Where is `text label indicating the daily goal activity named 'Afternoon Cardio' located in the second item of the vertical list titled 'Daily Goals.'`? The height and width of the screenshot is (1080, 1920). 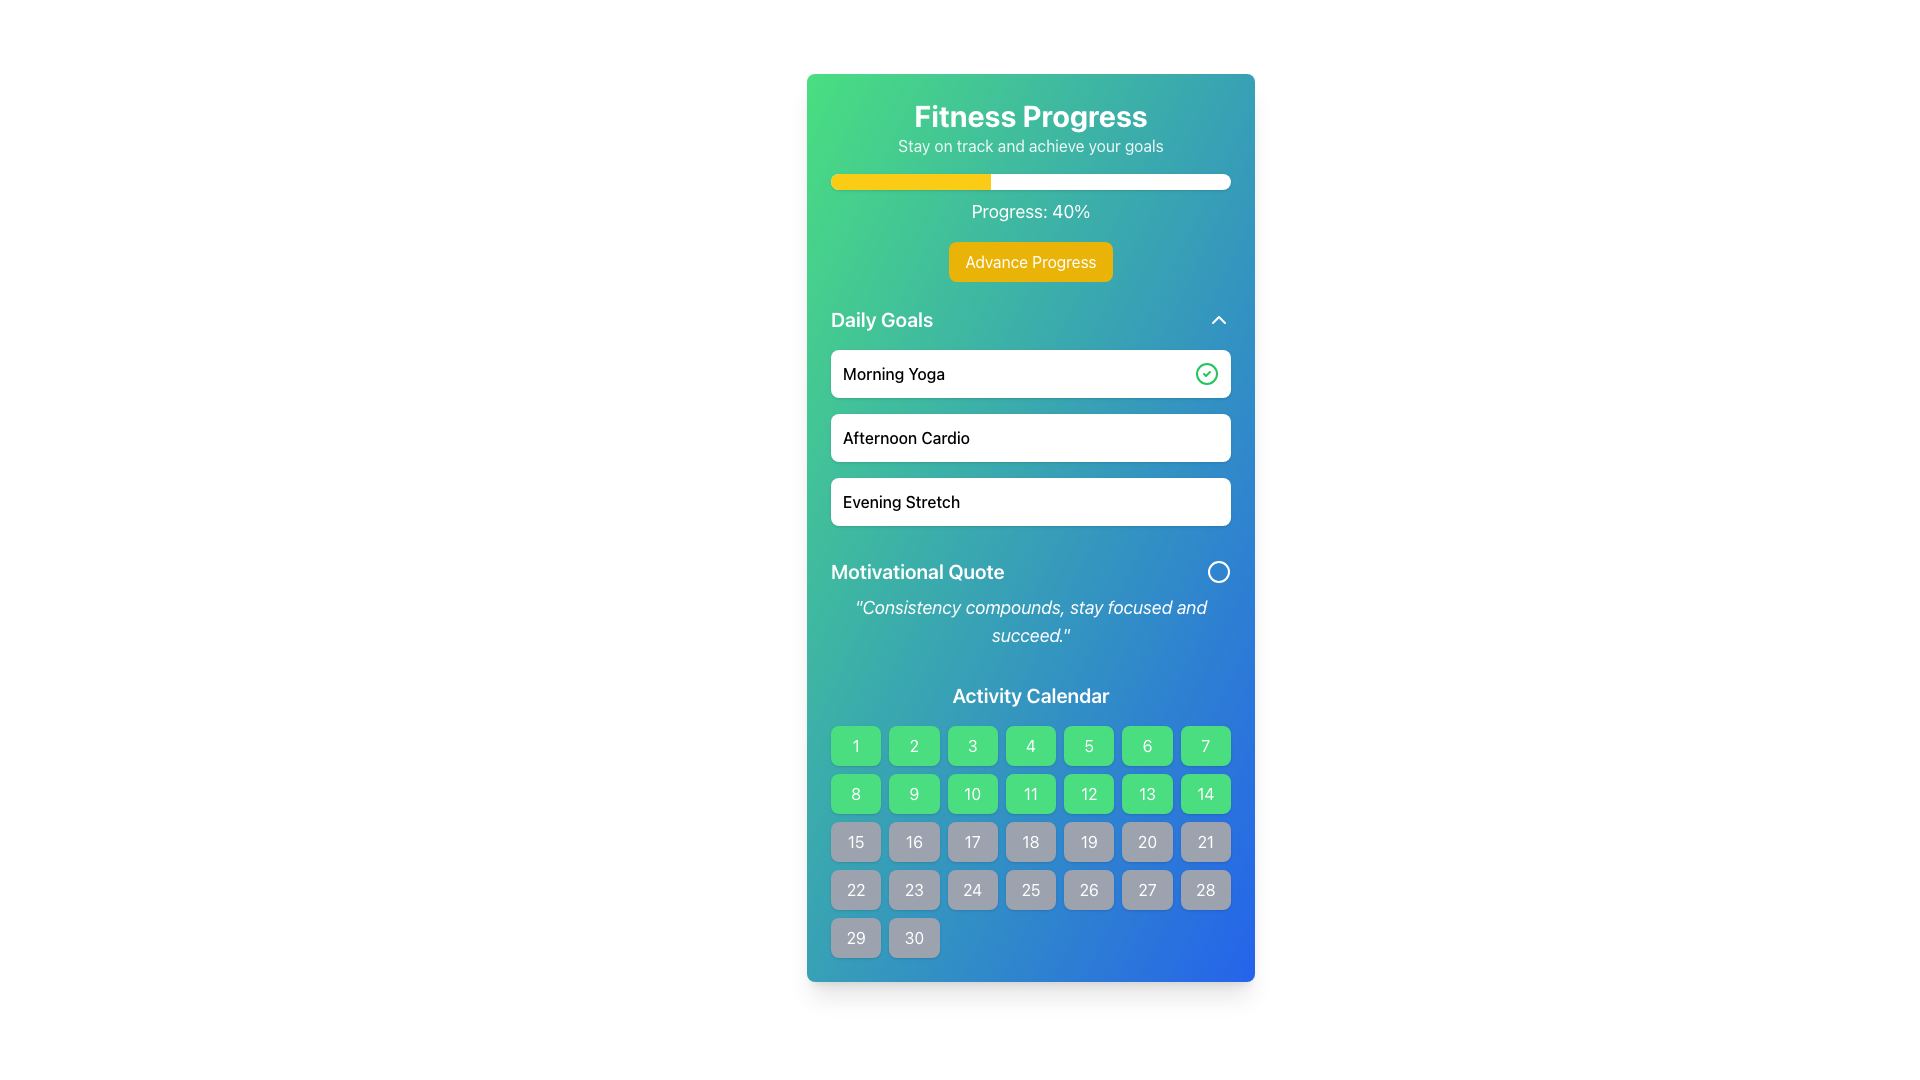
text label indicating the daily goal activity named 'Afternoon Cardio' located in the second item of the vertical list titled 'Daily Goals.' is located at coordinates (905, 437).